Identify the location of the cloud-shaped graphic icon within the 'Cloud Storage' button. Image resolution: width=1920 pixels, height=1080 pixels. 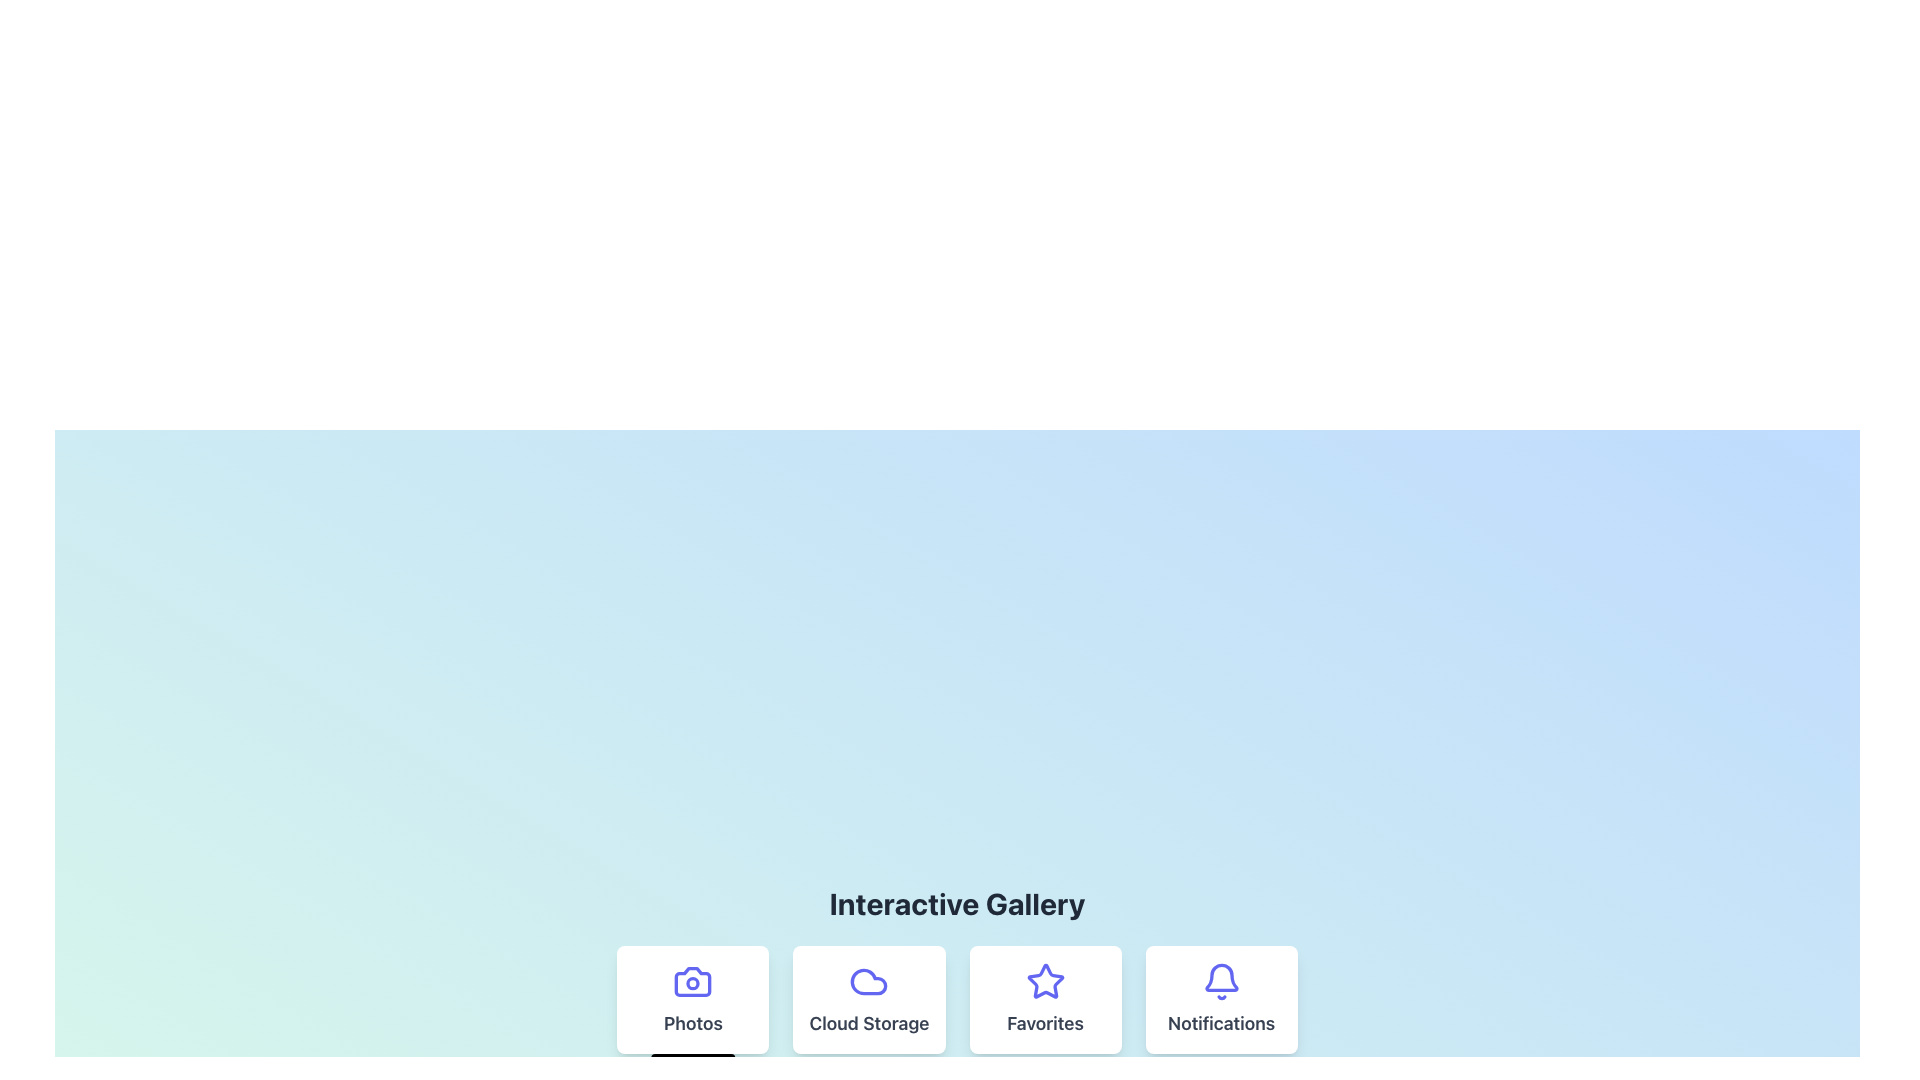
(869, 981).